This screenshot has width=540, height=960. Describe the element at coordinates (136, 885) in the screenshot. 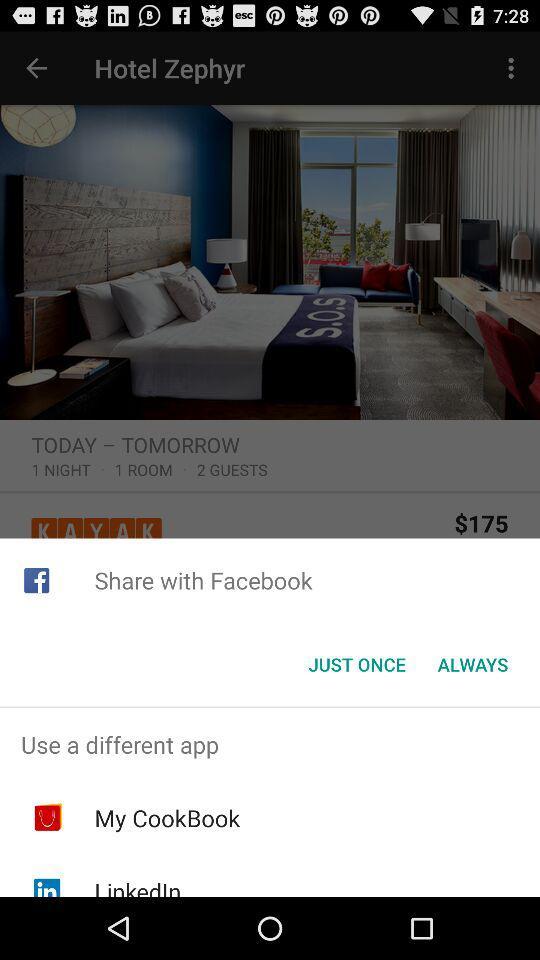

I see `app below my cookbook app` at that location.